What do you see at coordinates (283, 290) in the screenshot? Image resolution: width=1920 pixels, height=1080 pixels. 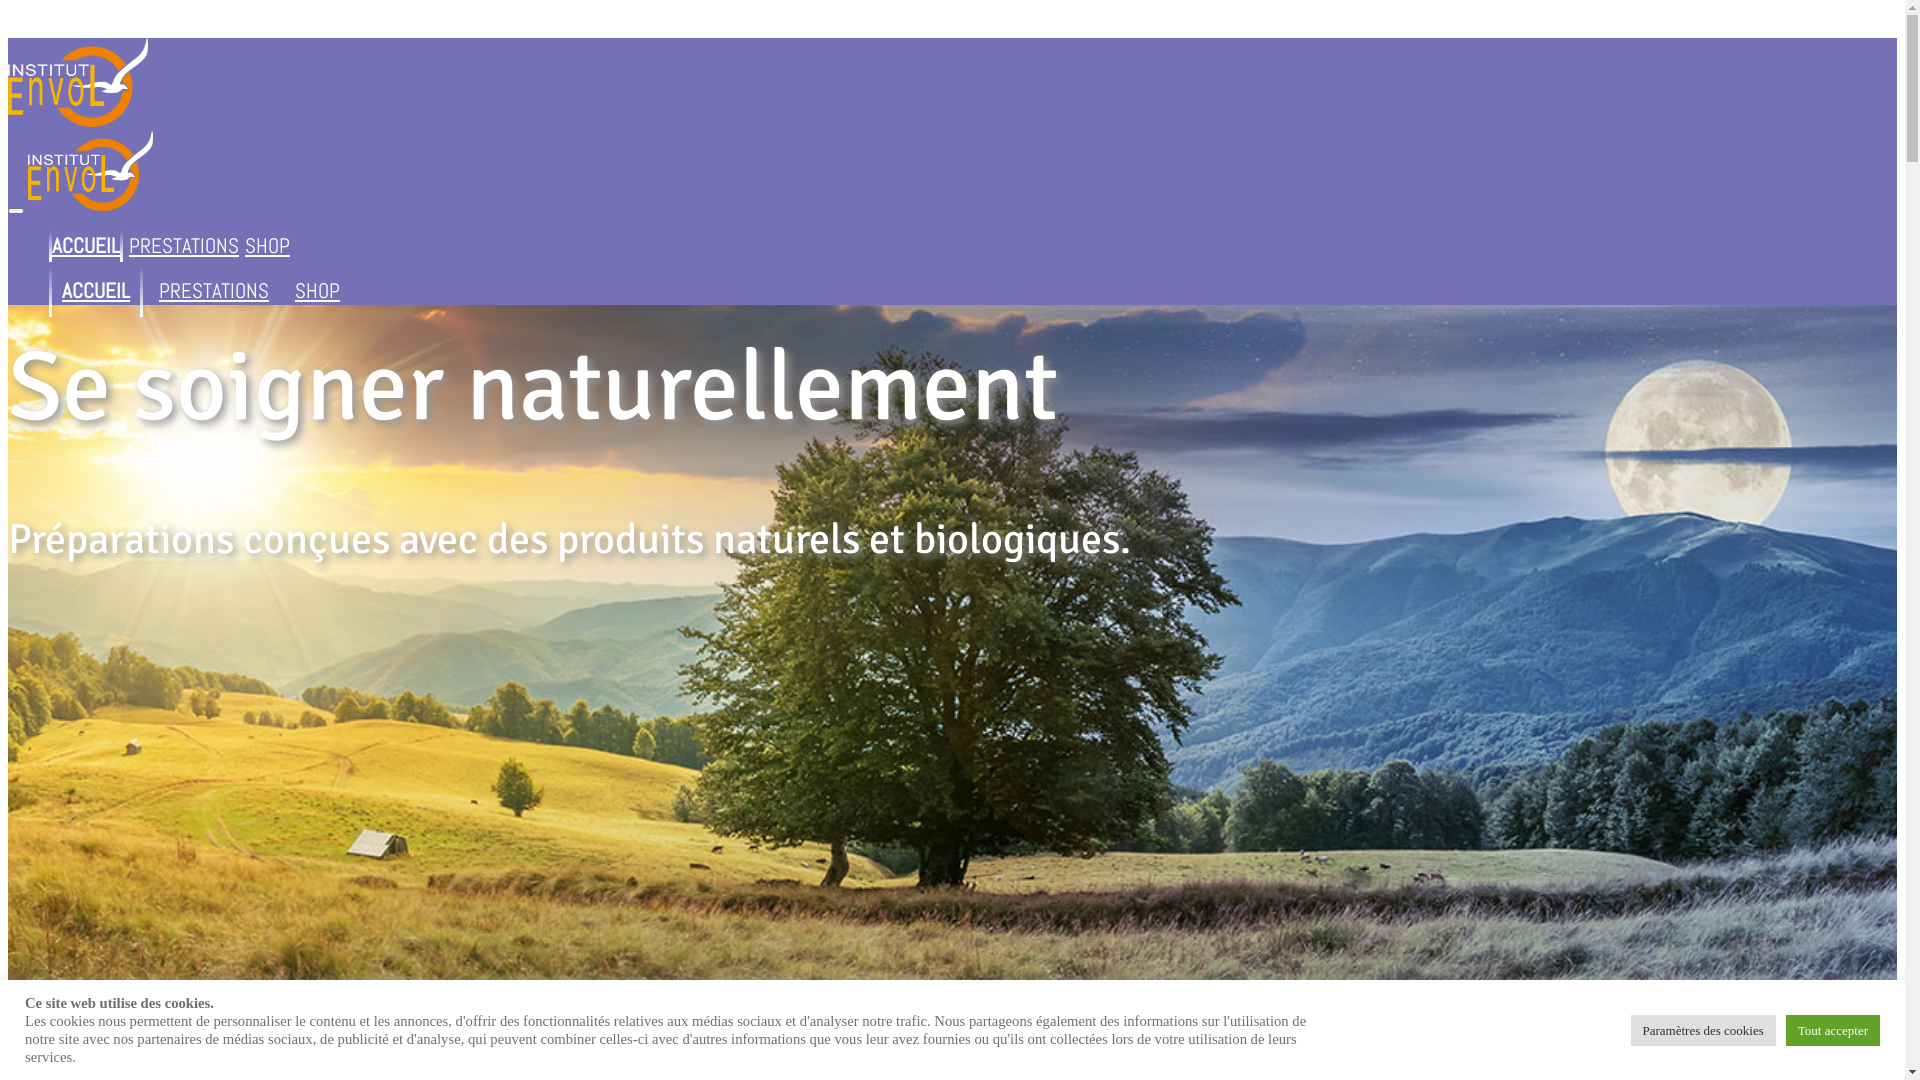 I see `'SHOP'` at bounding box center [283, 290].